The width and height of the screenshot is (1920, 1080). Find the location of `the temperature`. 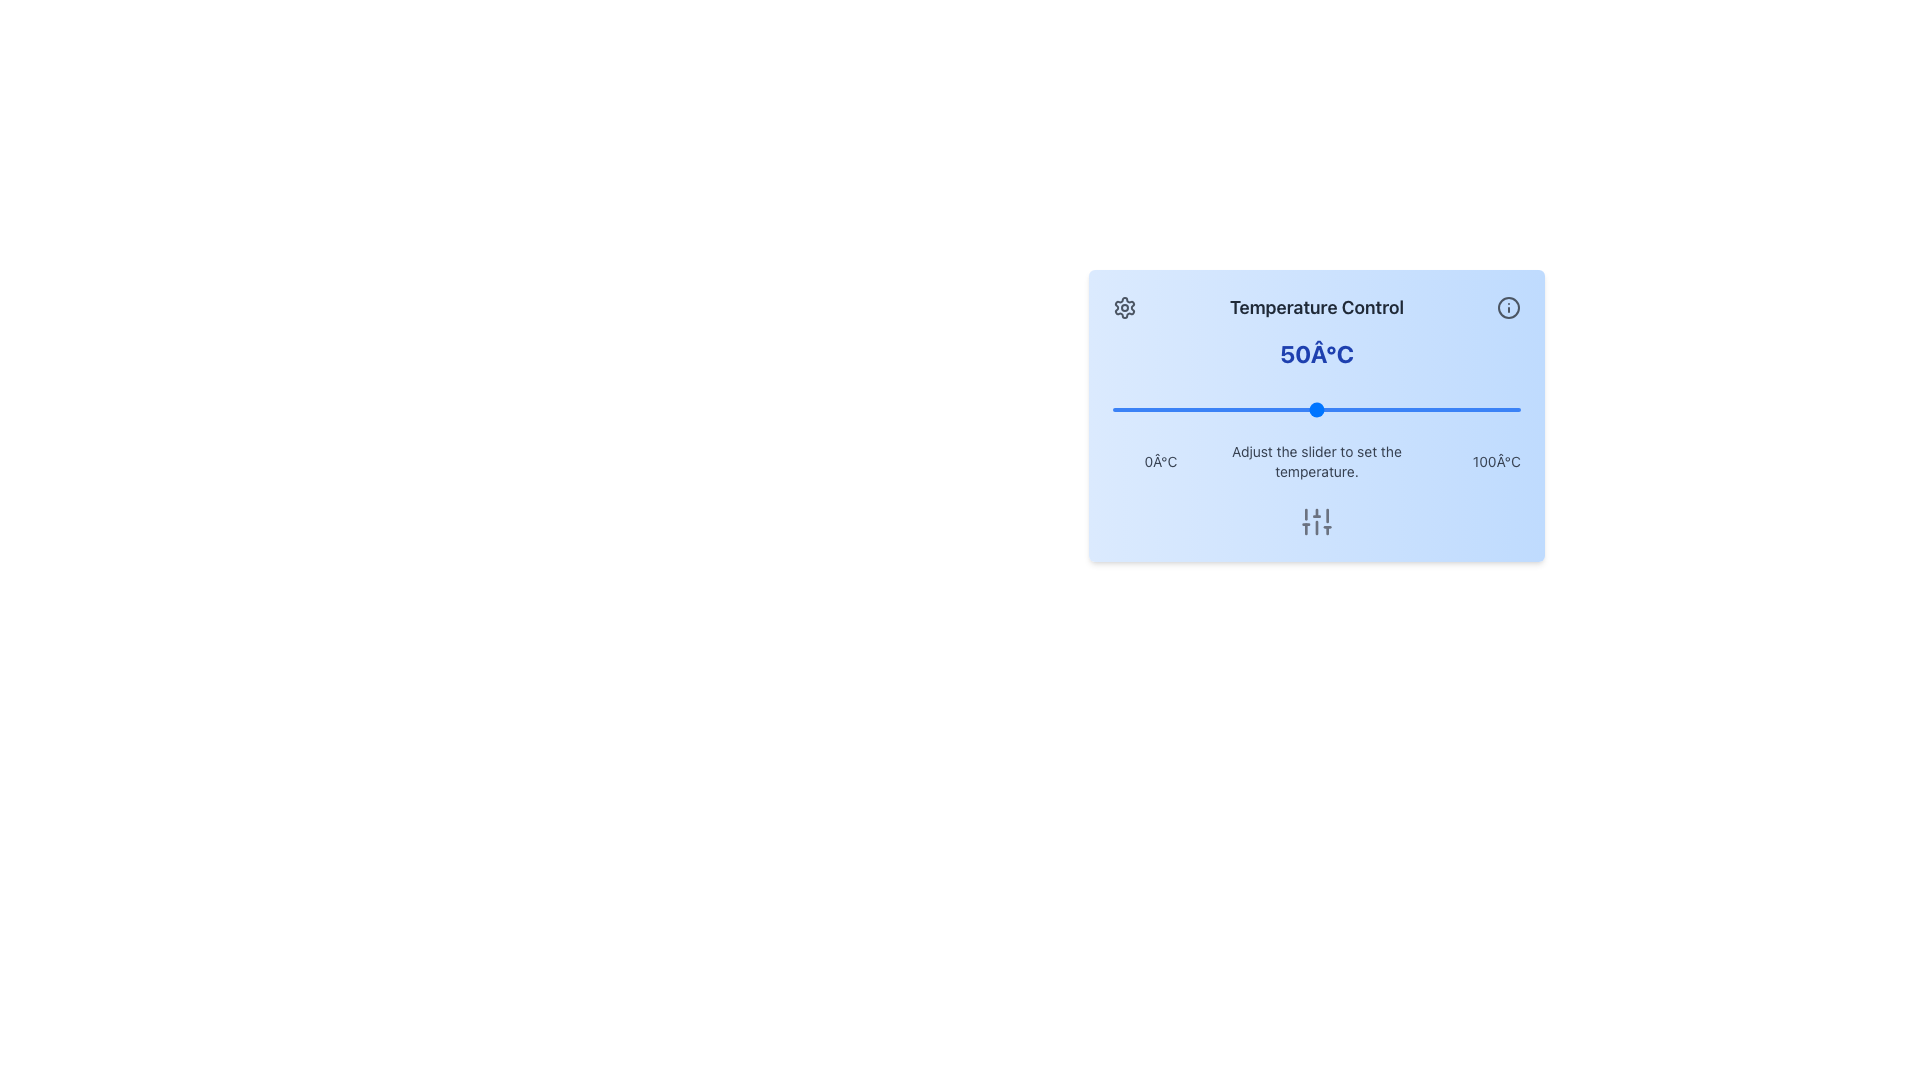

the temperature is located at coordinates (1472, 408).